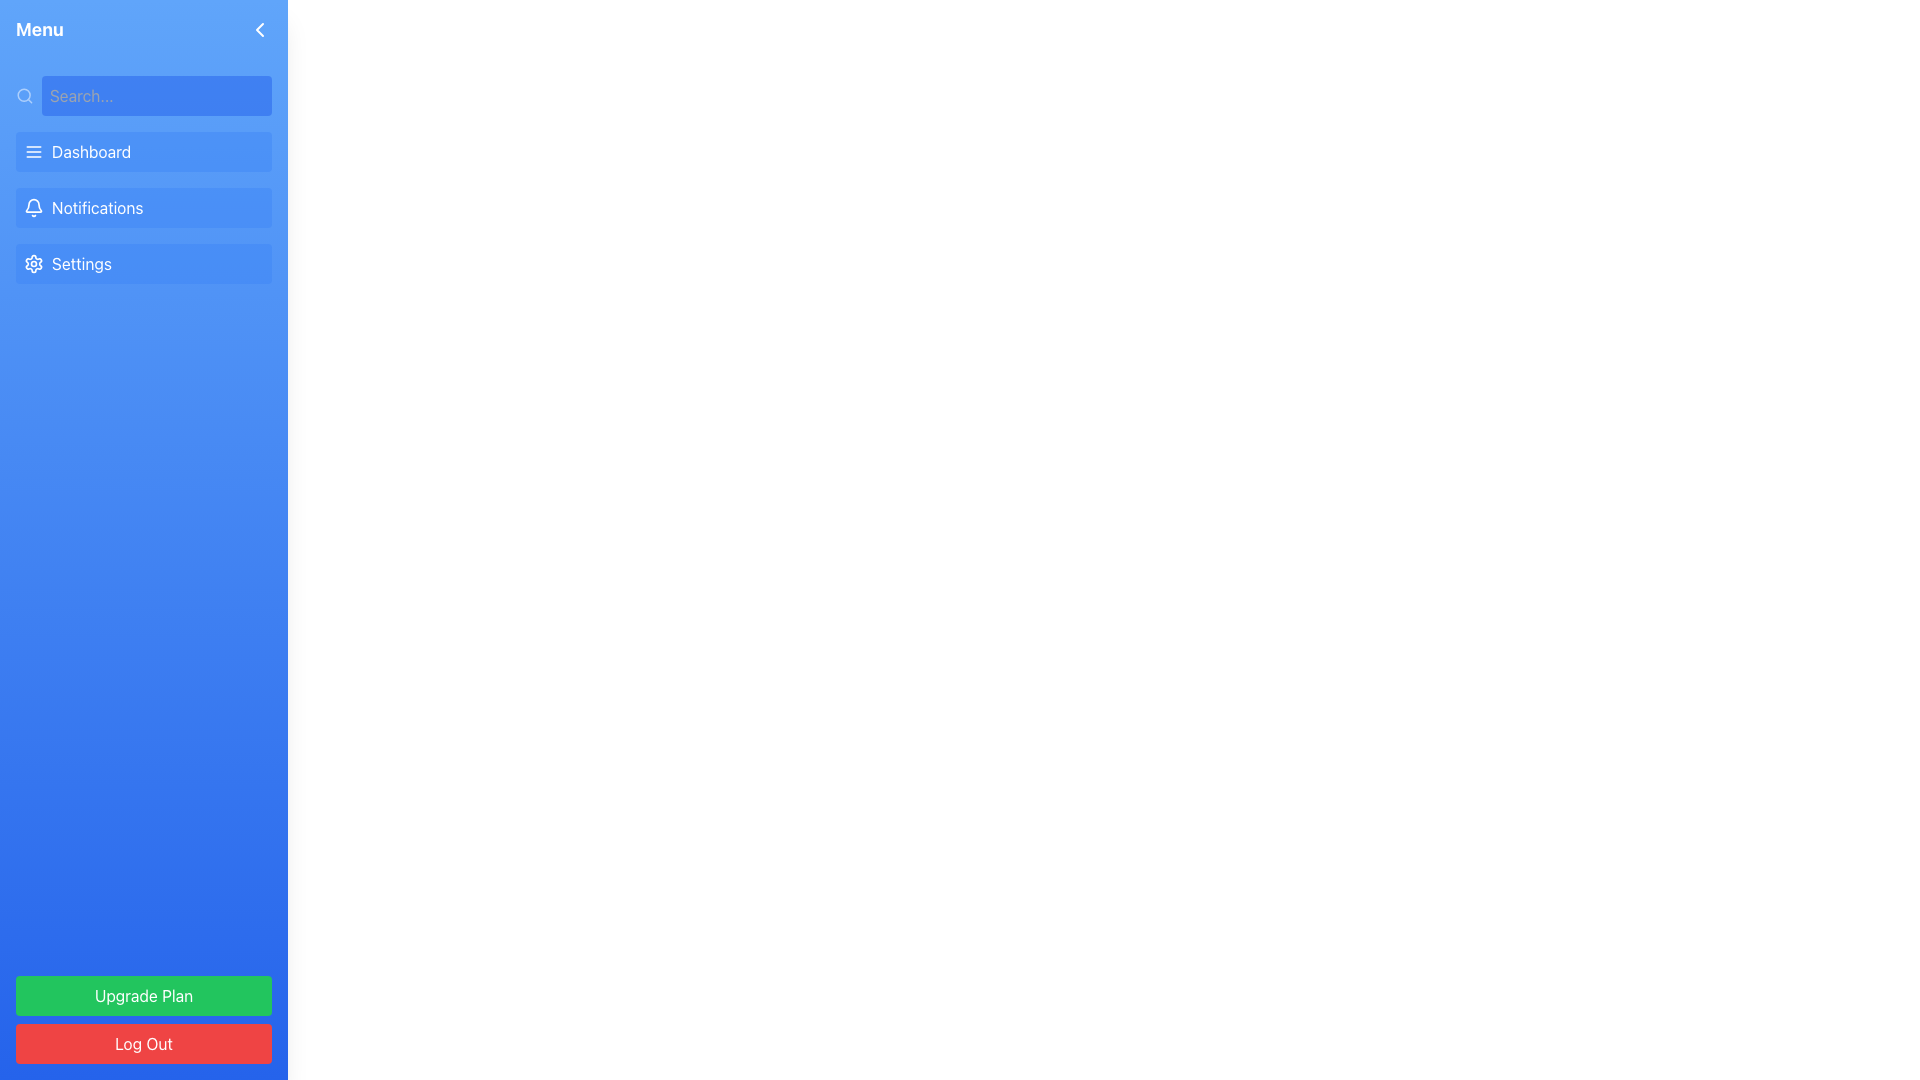 This screenshot has height=1080, width=1920. I want to click on the search icon that visually indicates the search functionality, located before the text input field labeled 'Search...', so click(24, 96).